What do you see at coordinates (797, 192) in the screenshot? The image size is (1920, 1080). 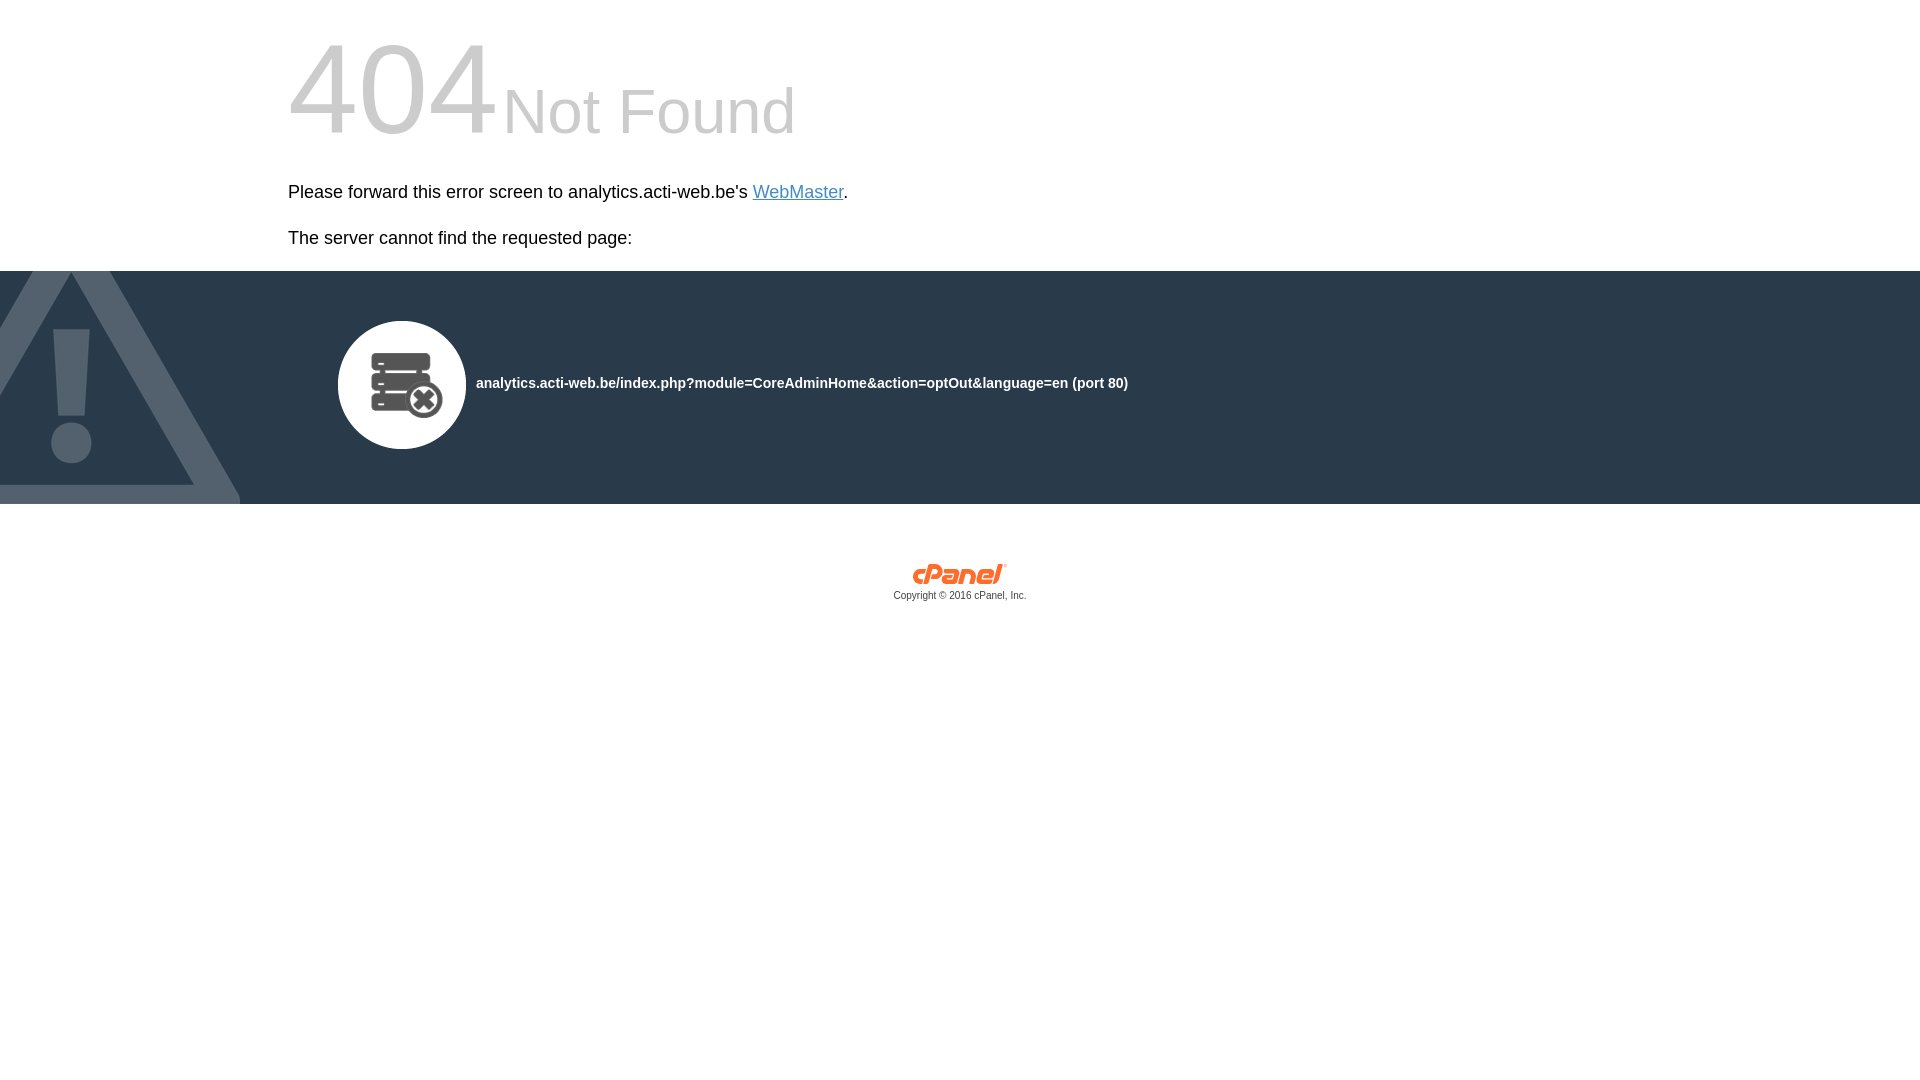 I see `'WebMaster'` at bounding box center [797, 192].